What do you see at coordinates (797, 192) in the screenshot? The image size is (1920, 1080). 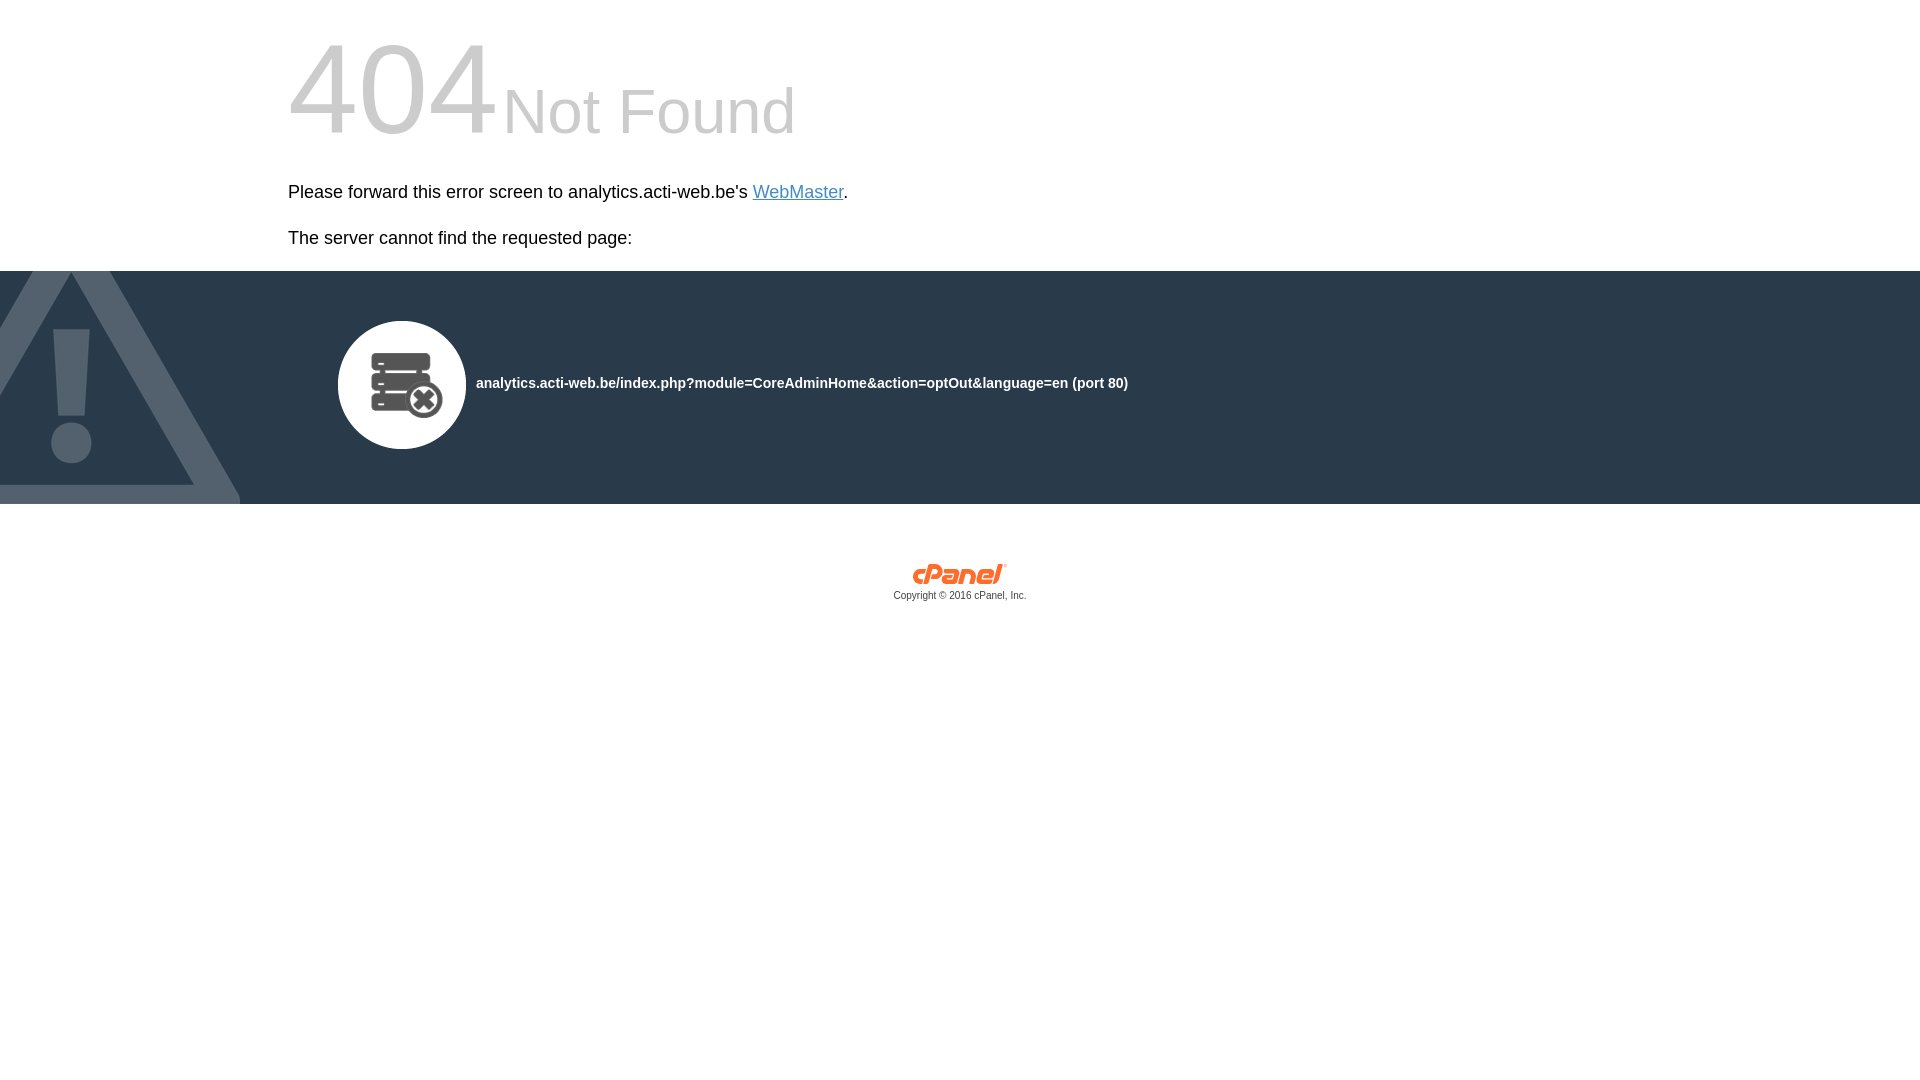 I see `'WebMaster'` at bounding box center [797, 192].